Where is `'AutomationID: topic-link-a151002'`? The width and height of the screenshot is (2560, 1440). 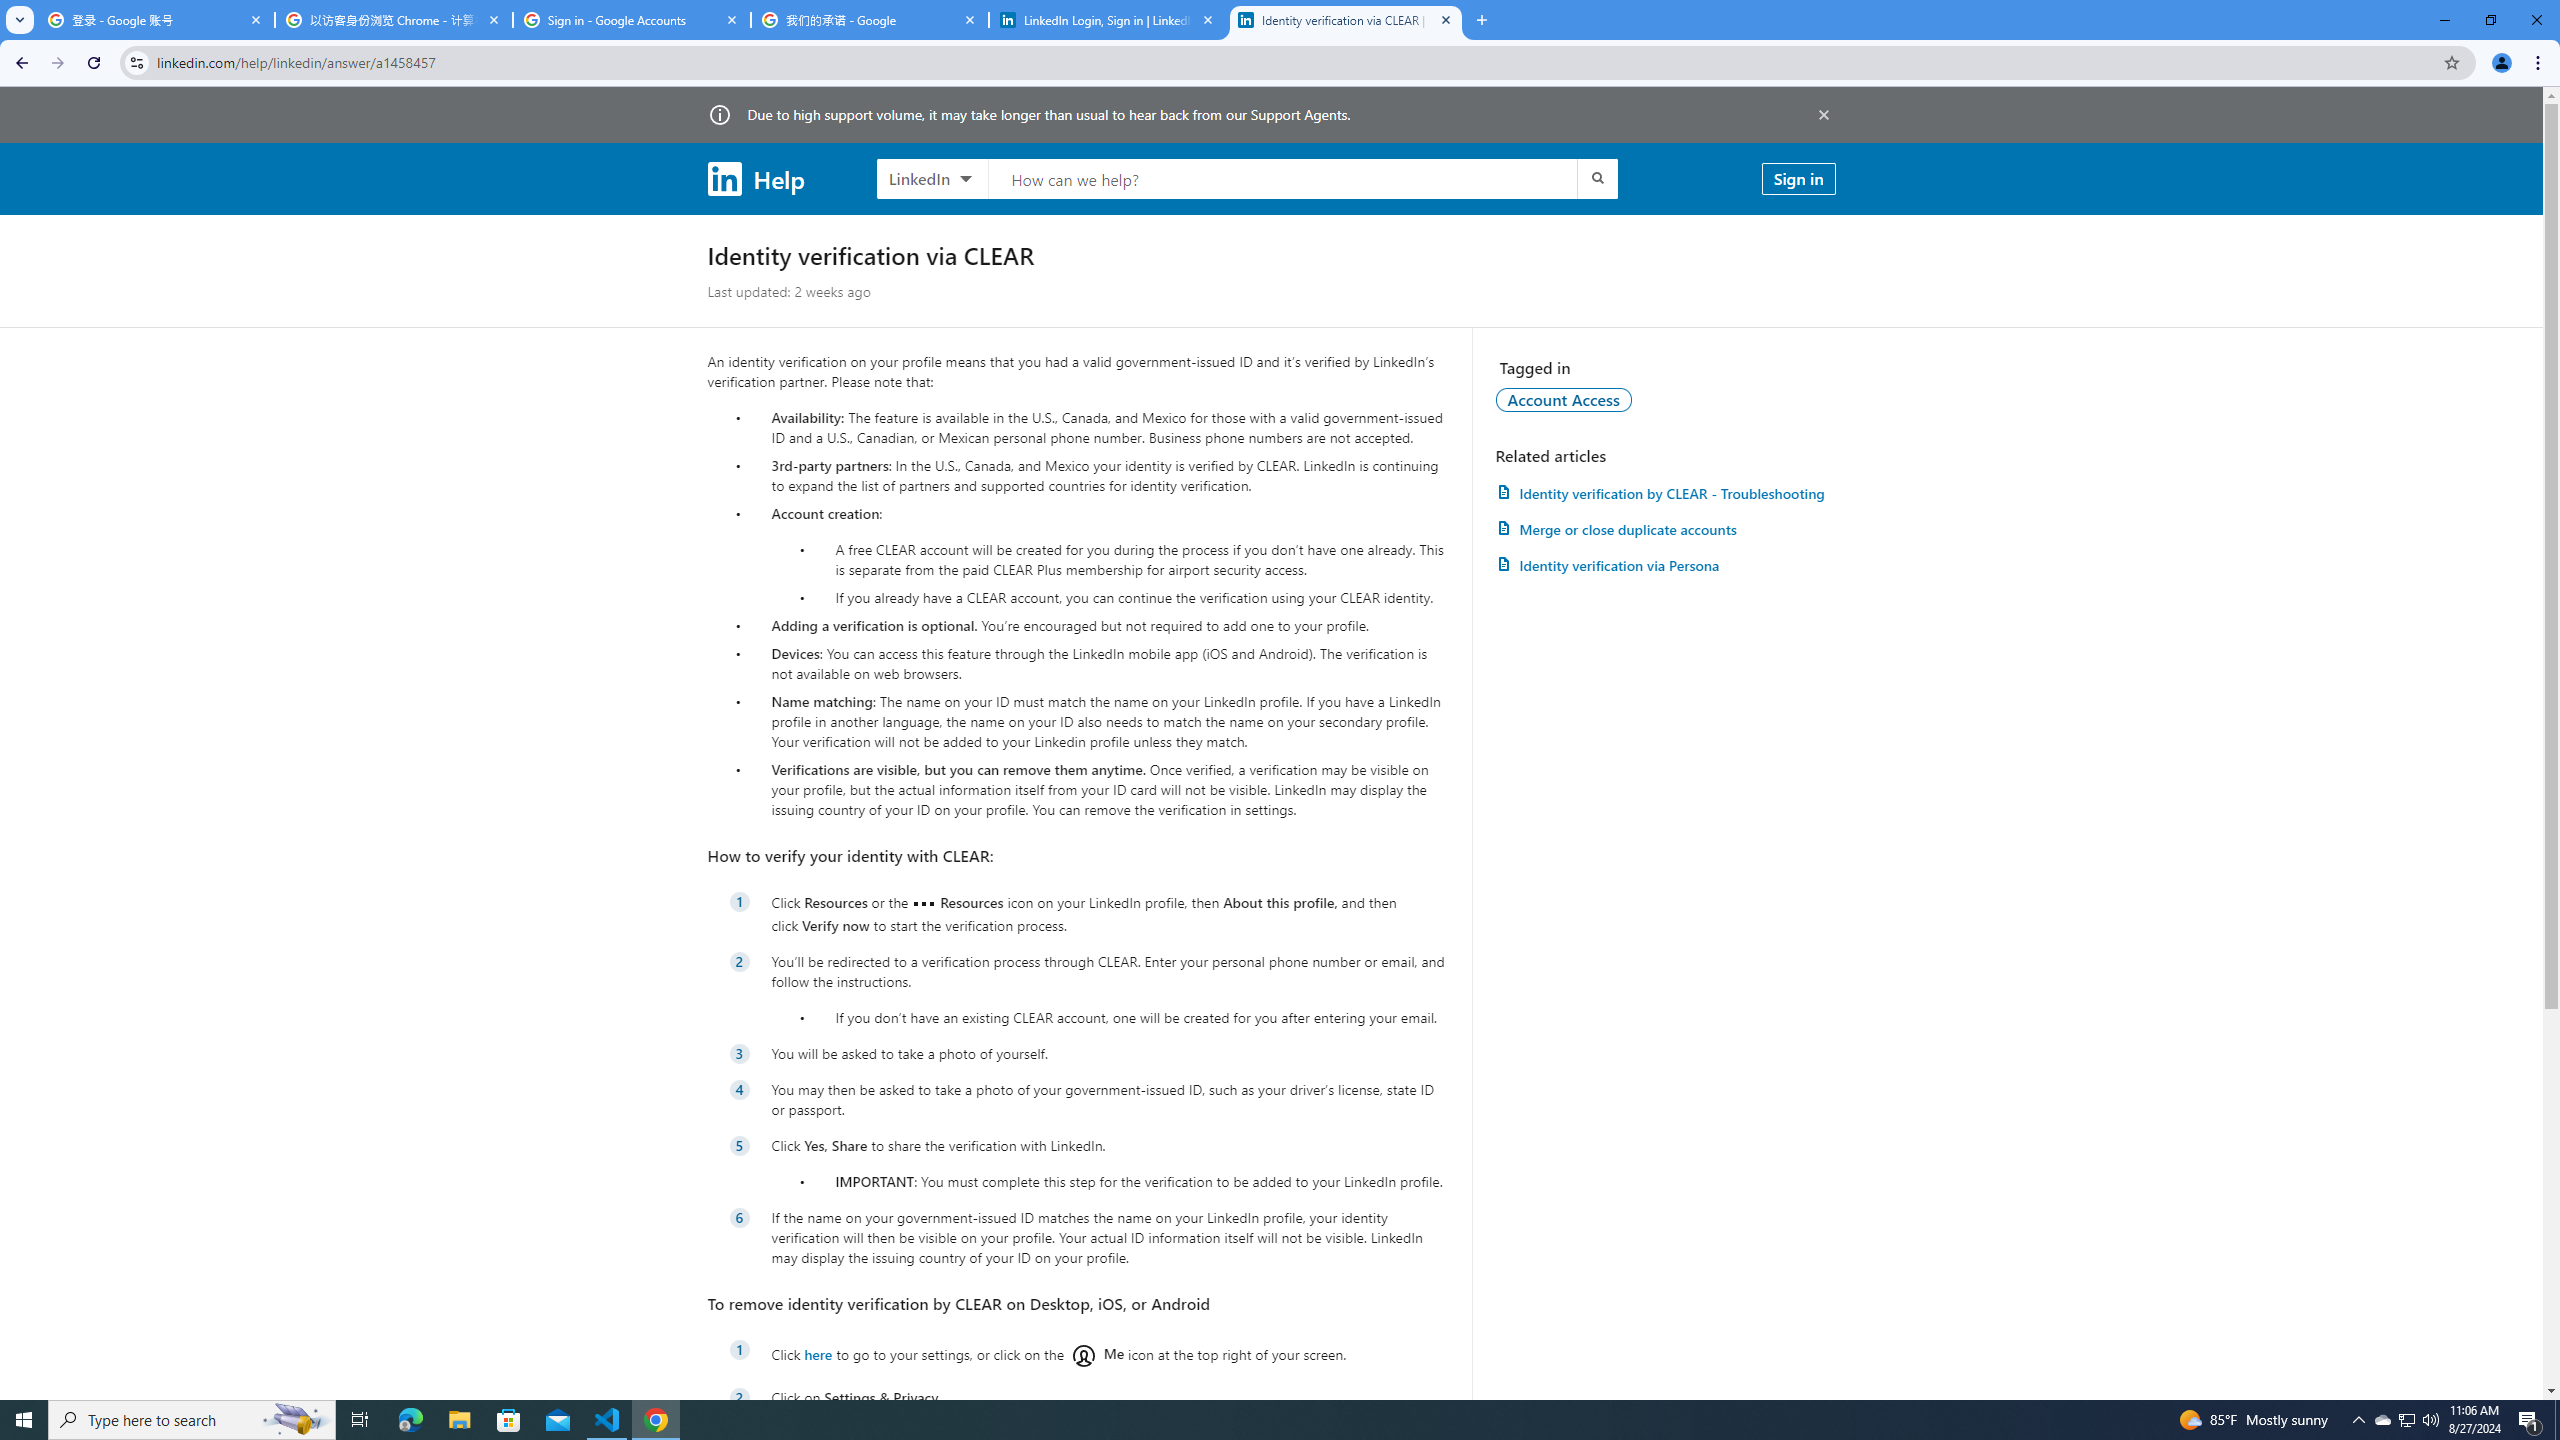
'AutomationID: topic-link-a151002' is located at coordinates (1564, 398).